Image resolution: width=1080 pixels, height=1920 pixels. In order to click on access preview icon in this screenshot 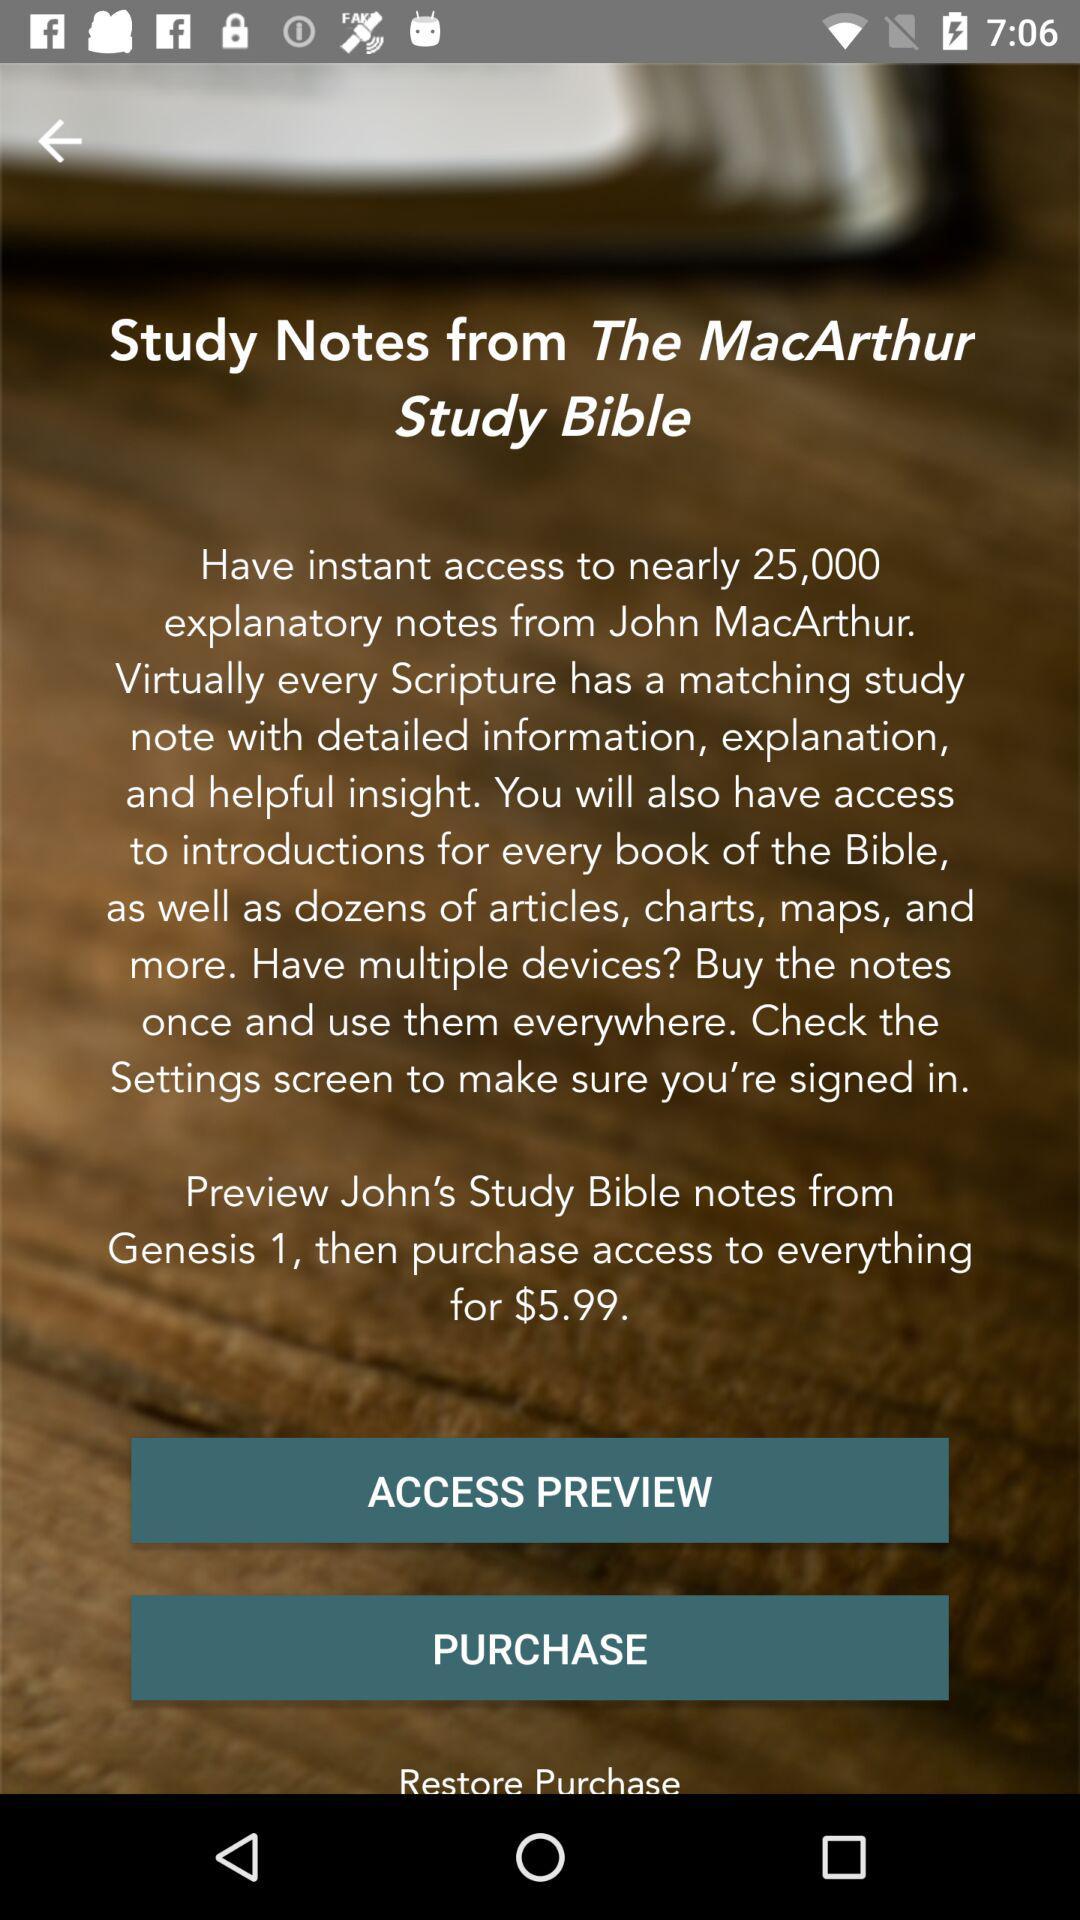, I will do `click(540, 1490)`.